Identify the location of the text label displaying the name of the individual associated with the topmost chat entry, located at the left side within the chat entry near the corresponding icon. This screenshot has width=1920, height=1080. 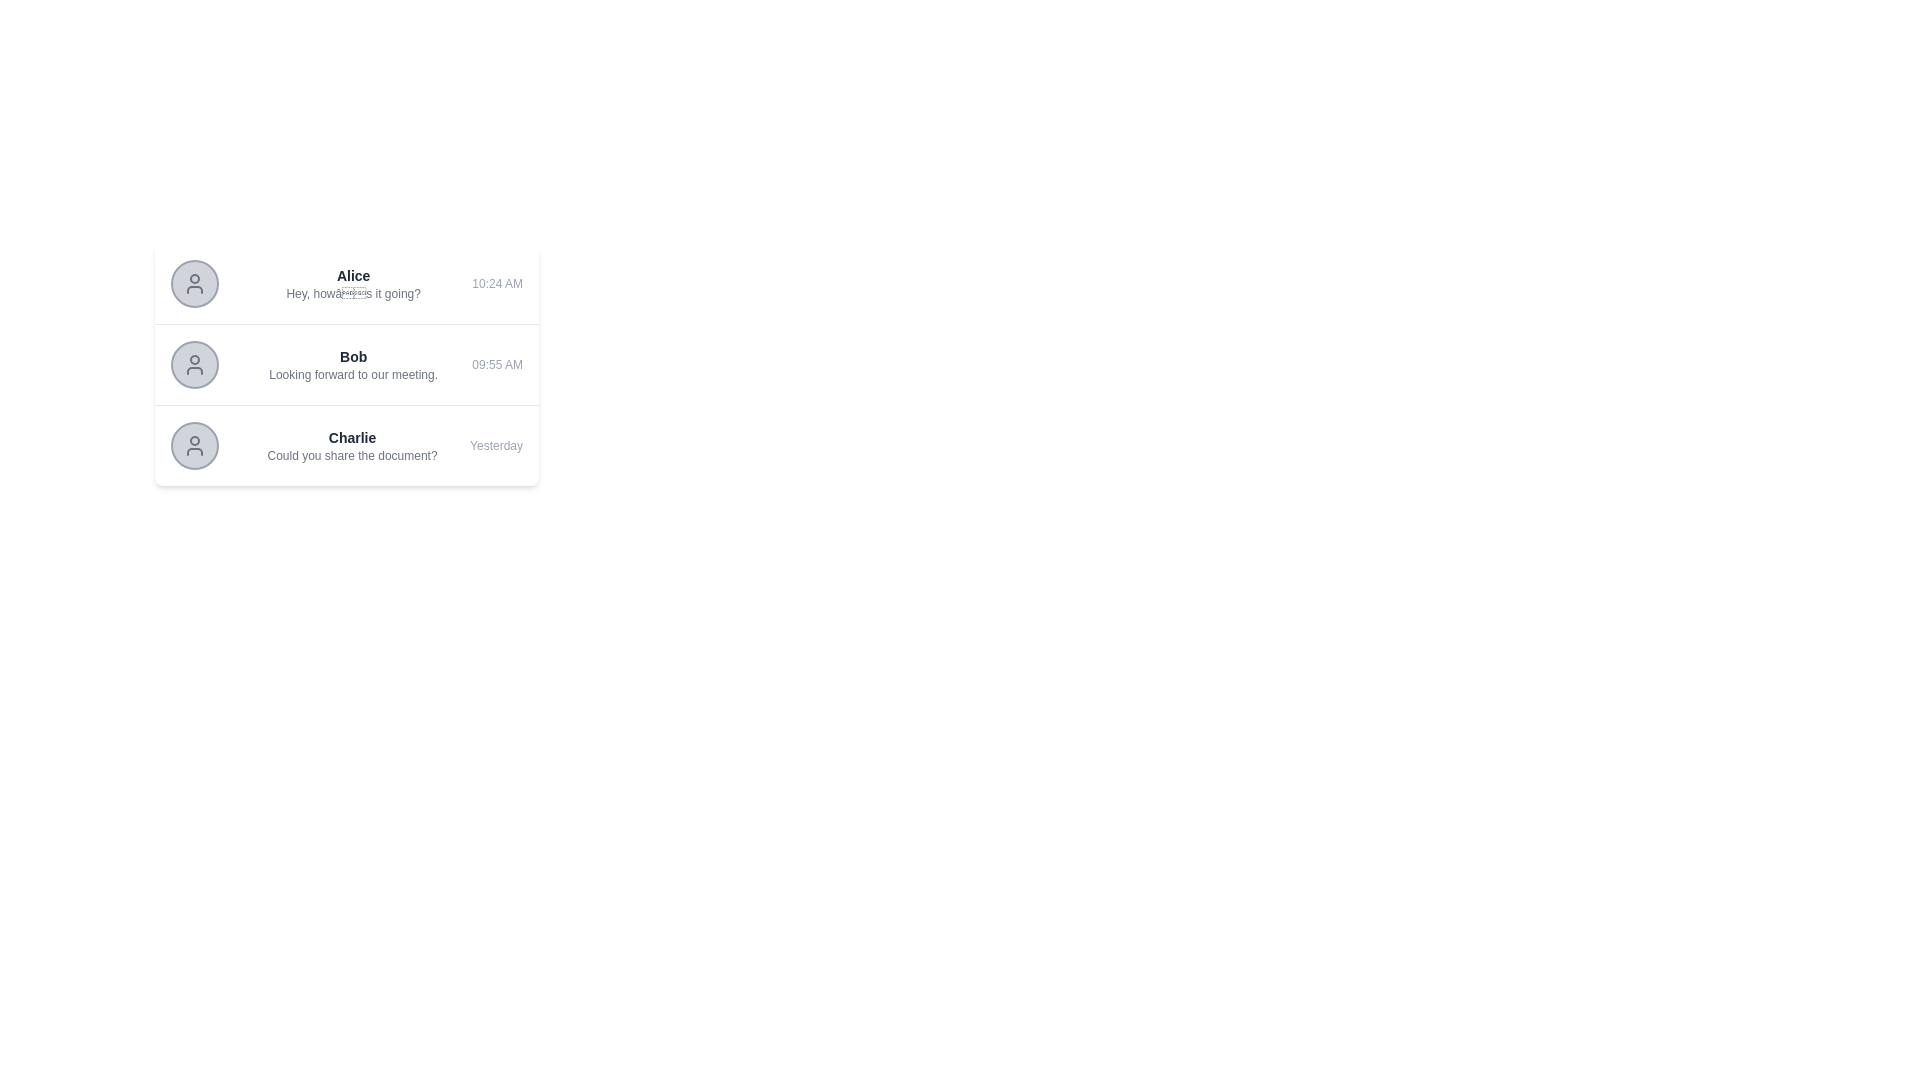
(353, 276).